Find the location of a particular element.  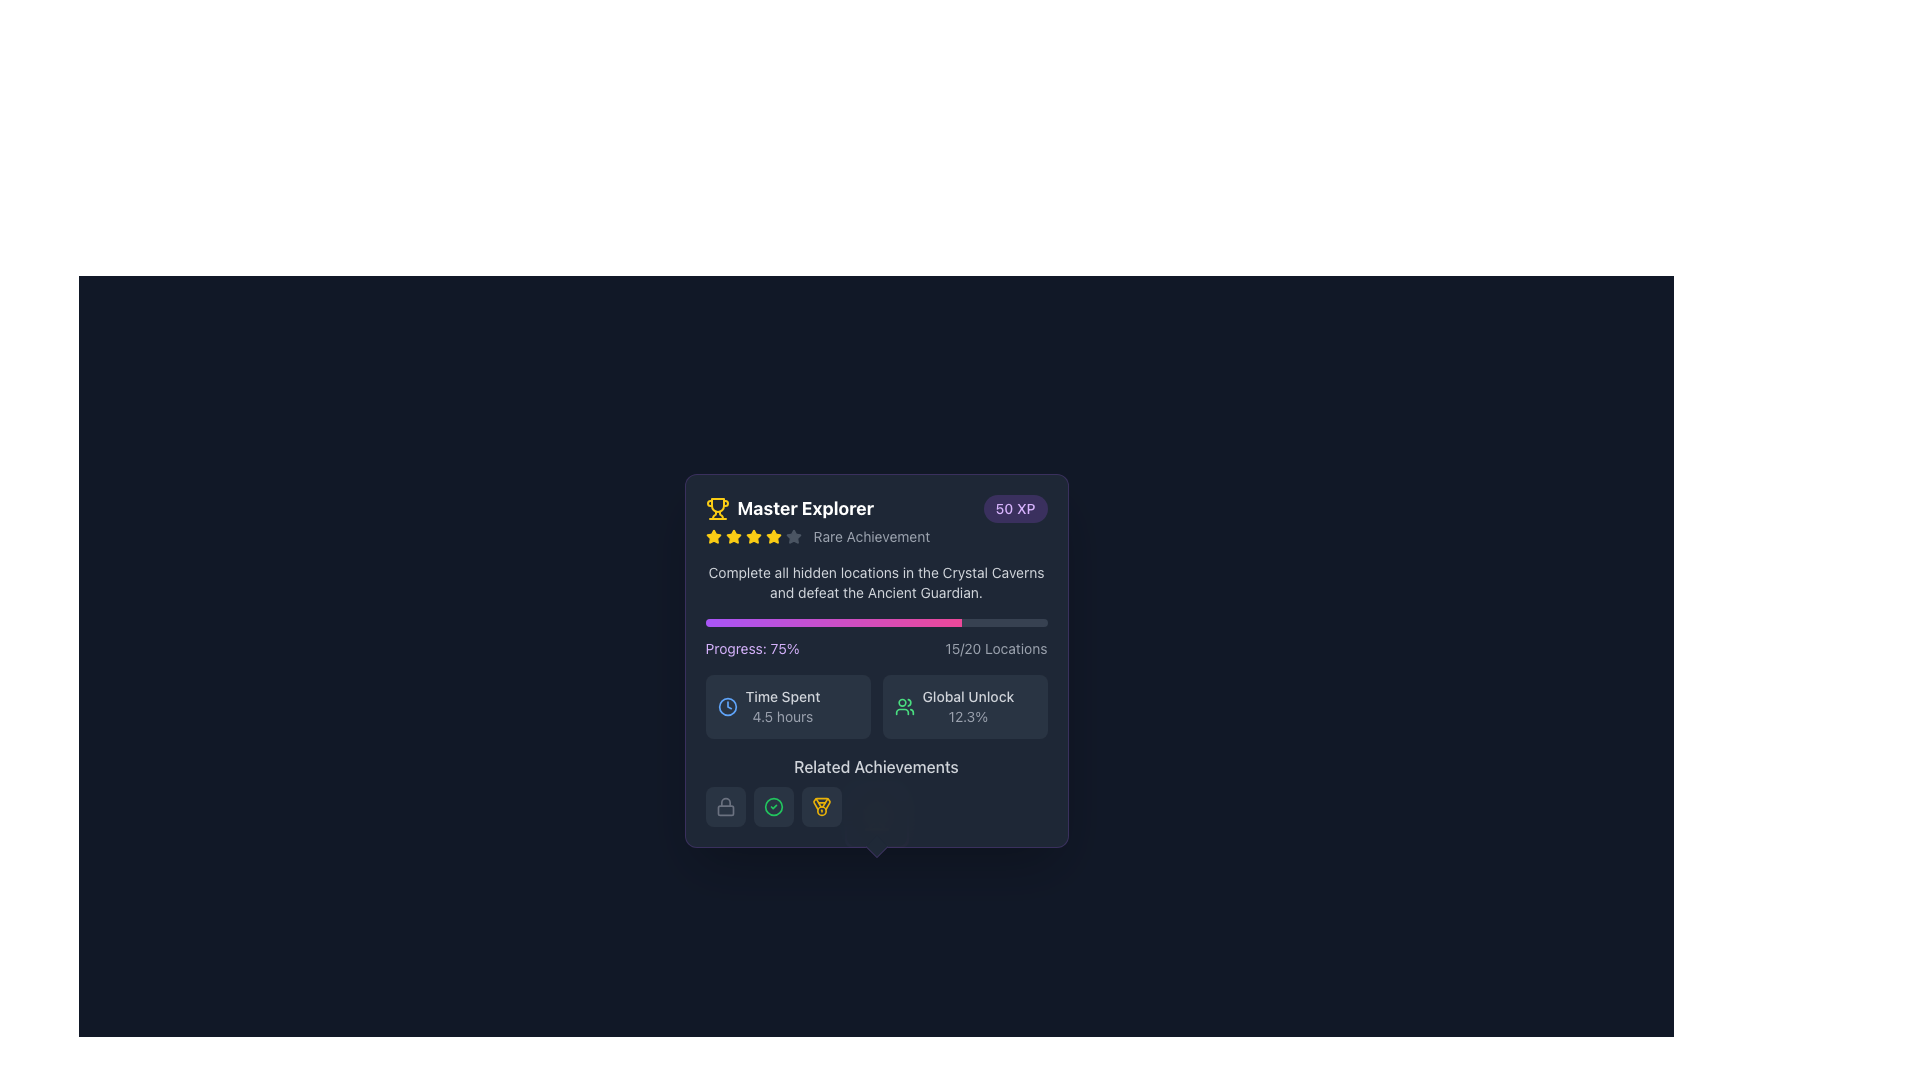

the first icon from the left in a horizontal set of icons at the bottom of a card-like section, which represents a locked or restricted state is located at coordinates (724, 805).